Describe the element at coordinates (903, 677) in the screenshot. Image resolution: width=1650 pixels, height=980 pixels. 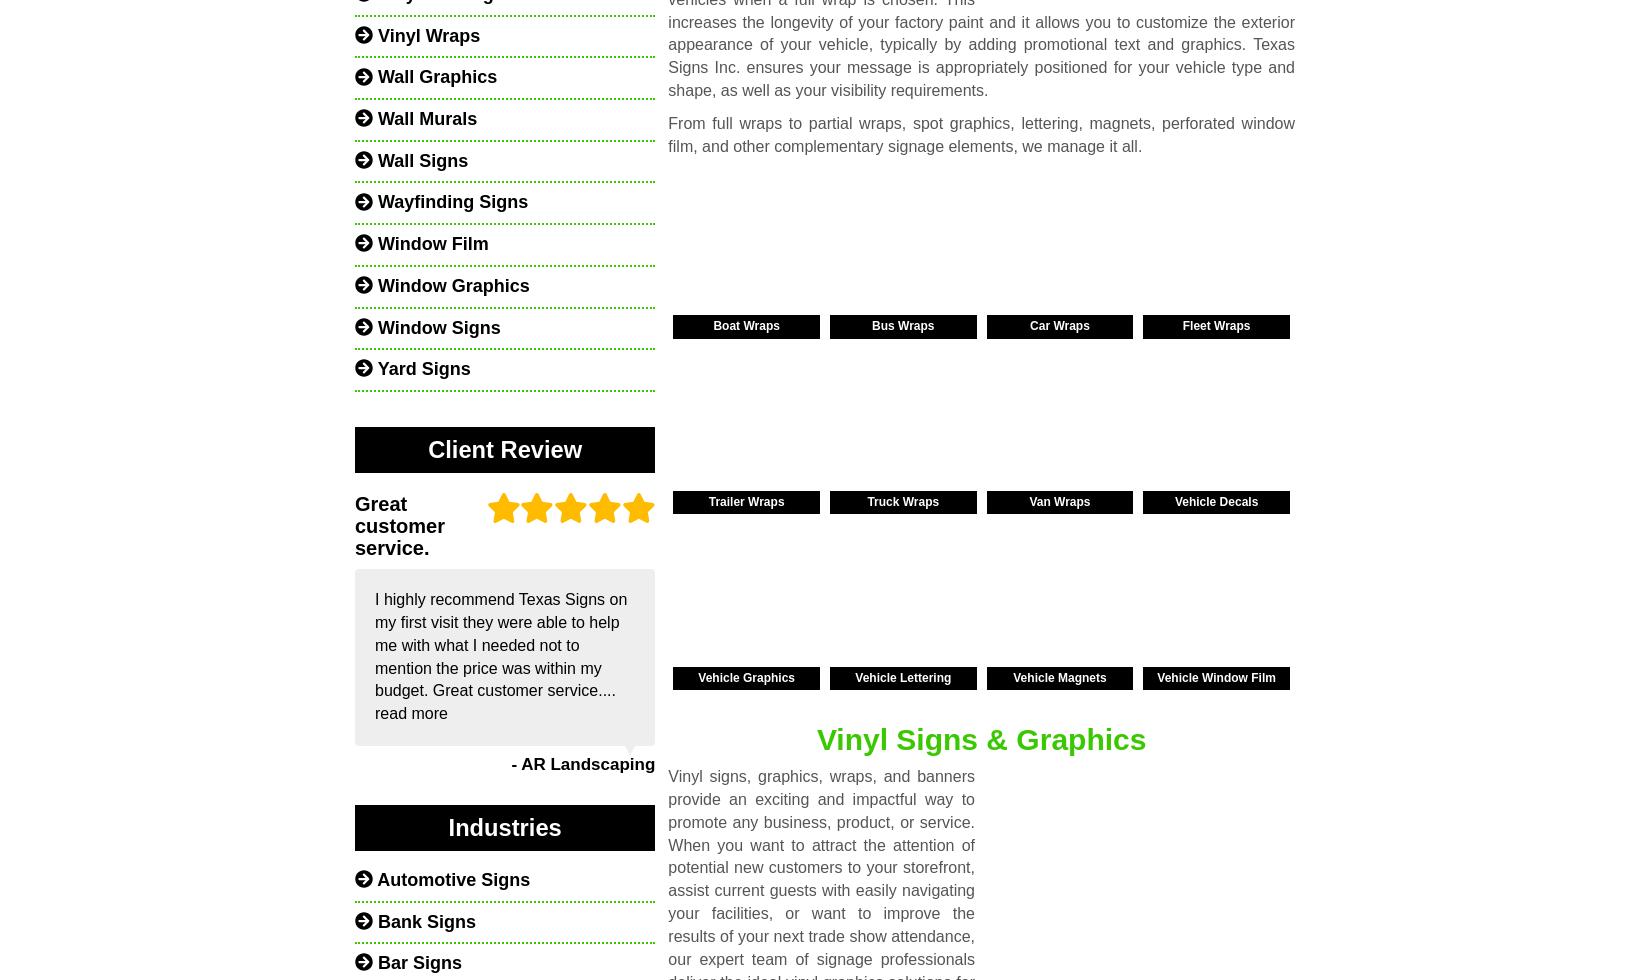
I see `'Vehicle Lettering'` at that location.